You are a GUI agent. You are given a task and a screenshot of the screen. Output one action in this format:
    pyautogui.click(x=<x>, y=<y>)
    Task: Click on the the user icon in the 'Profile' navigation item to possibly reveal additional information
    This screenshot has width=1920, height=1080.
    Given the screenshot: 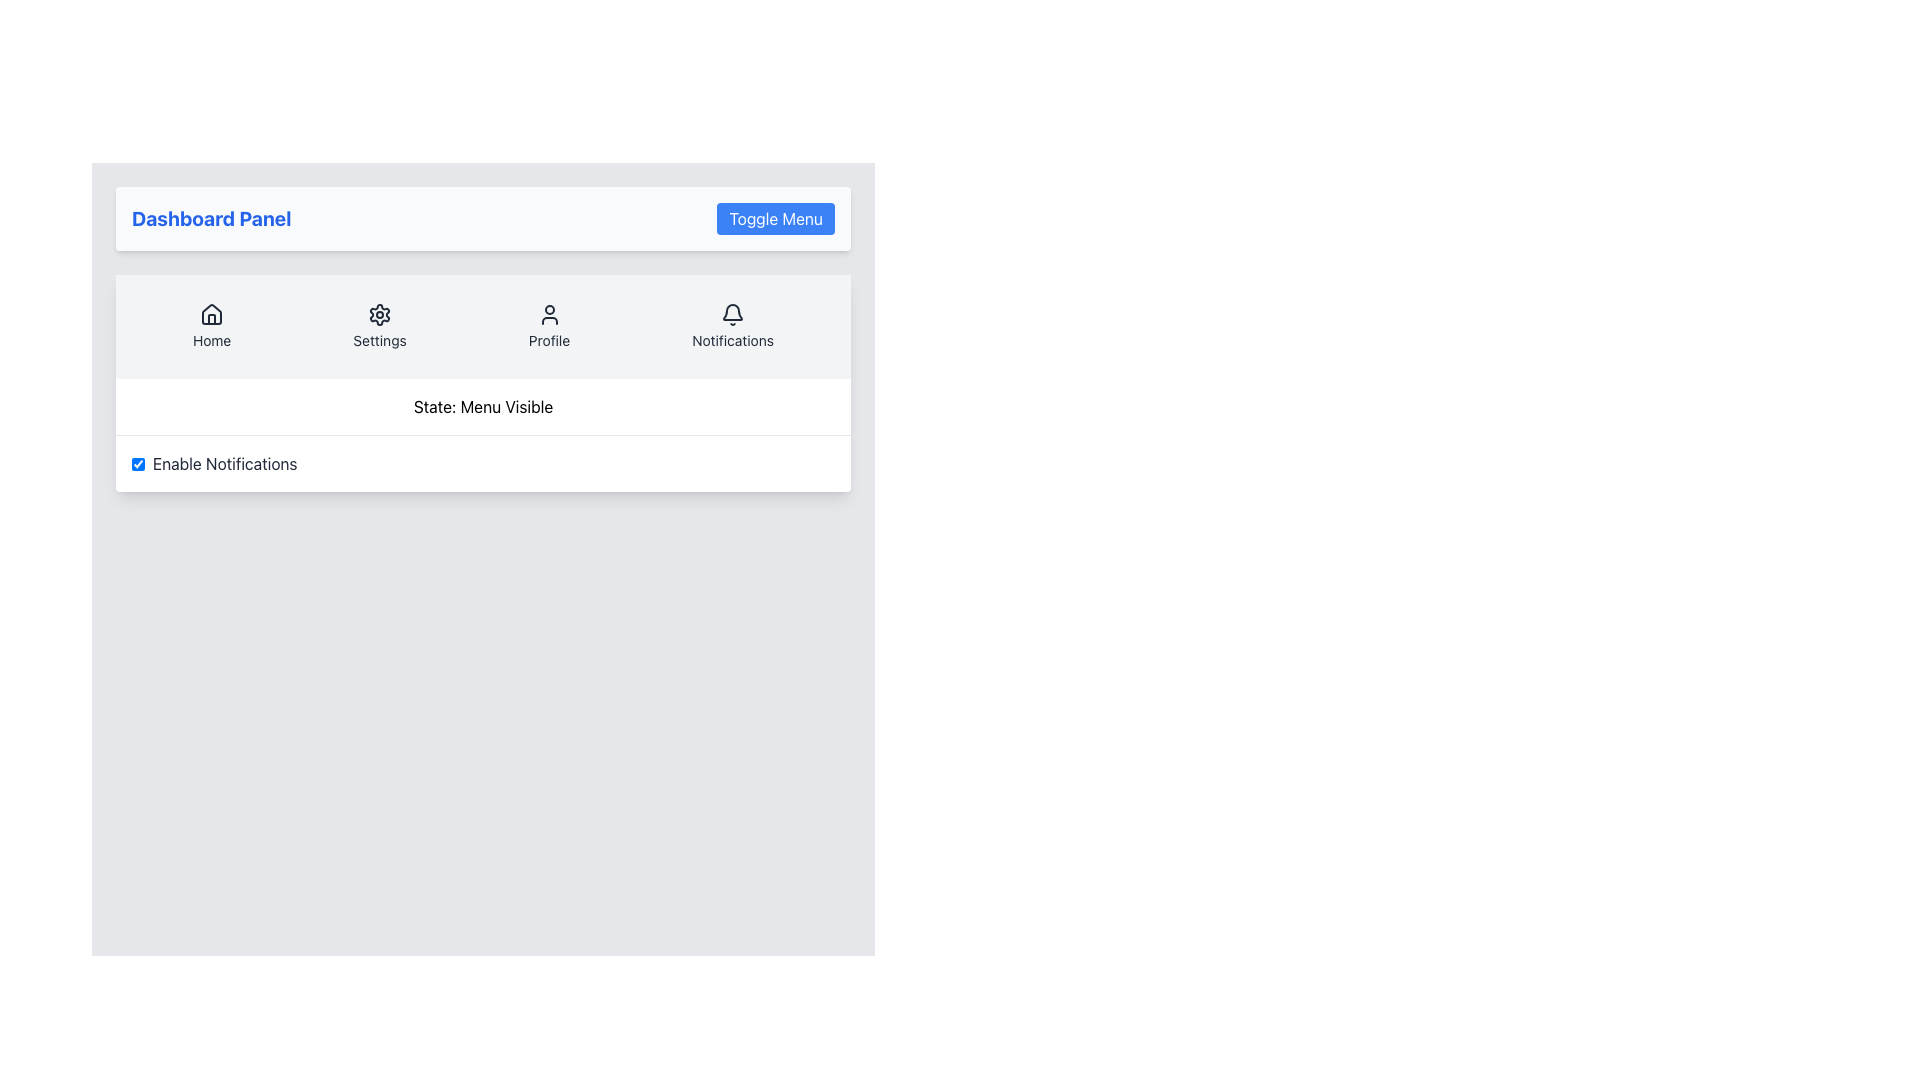 What is the action you would take?
    pyautogui.click(x=549, y=315)
    